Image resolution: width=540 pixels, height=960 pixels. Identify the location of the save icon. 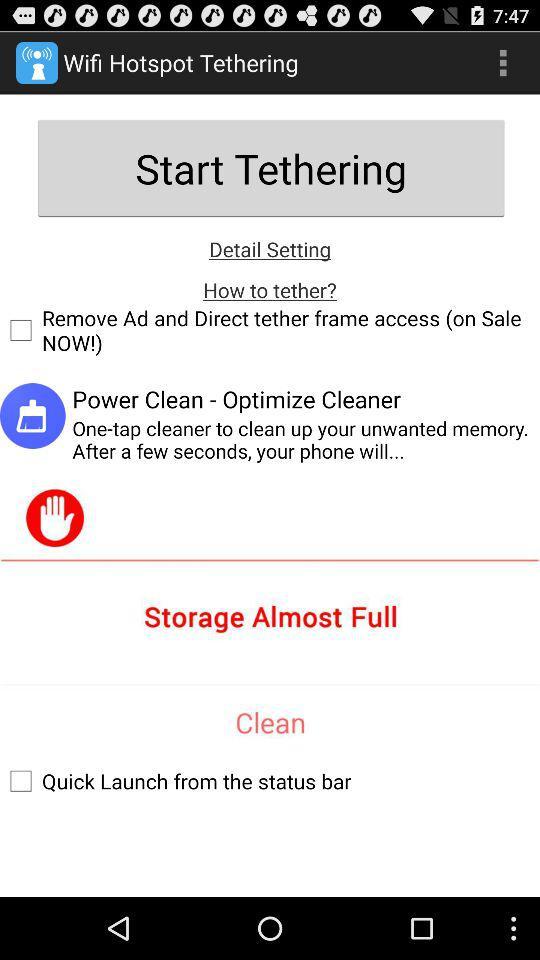
(31, 445).